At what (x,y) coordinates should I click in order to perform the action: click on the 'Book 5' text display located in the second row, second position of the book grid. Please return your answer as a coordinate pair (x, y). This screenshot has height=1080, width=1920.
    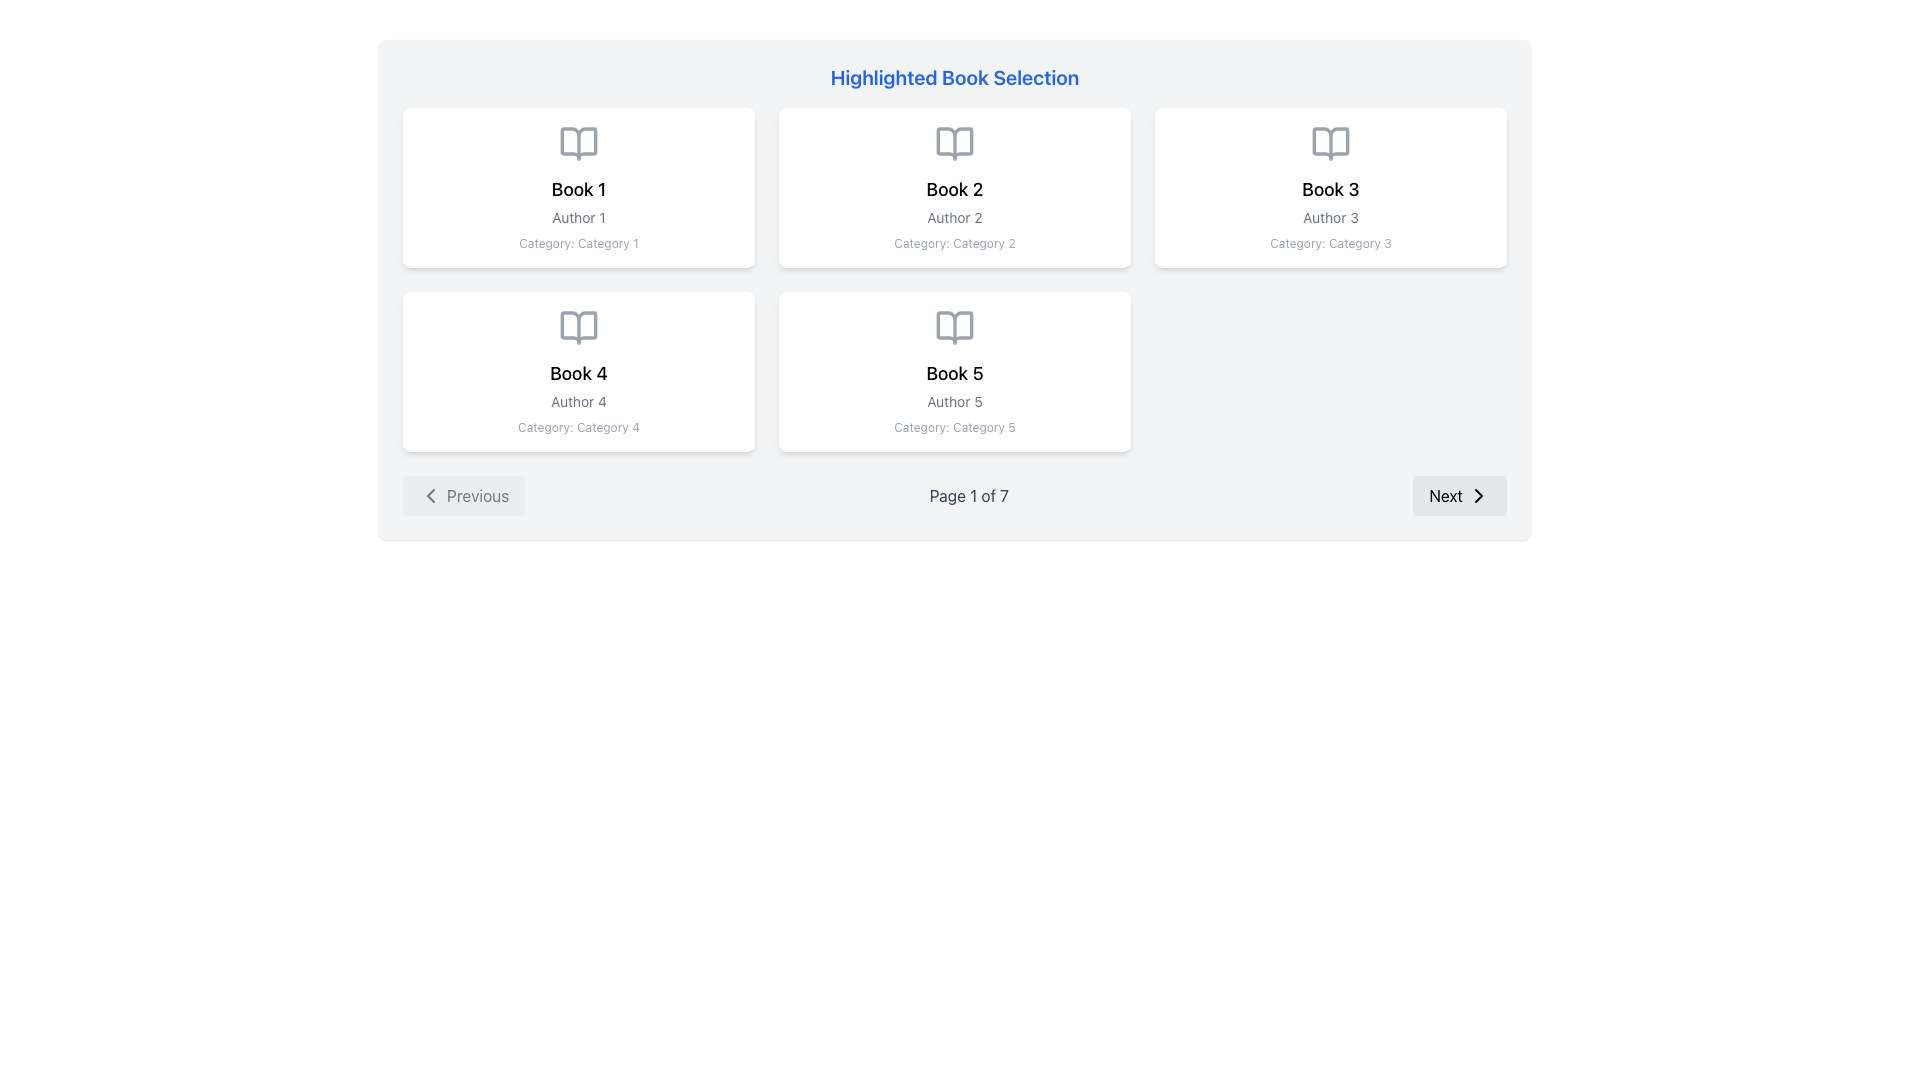
    Looking at the image, I should click on (954, 374).